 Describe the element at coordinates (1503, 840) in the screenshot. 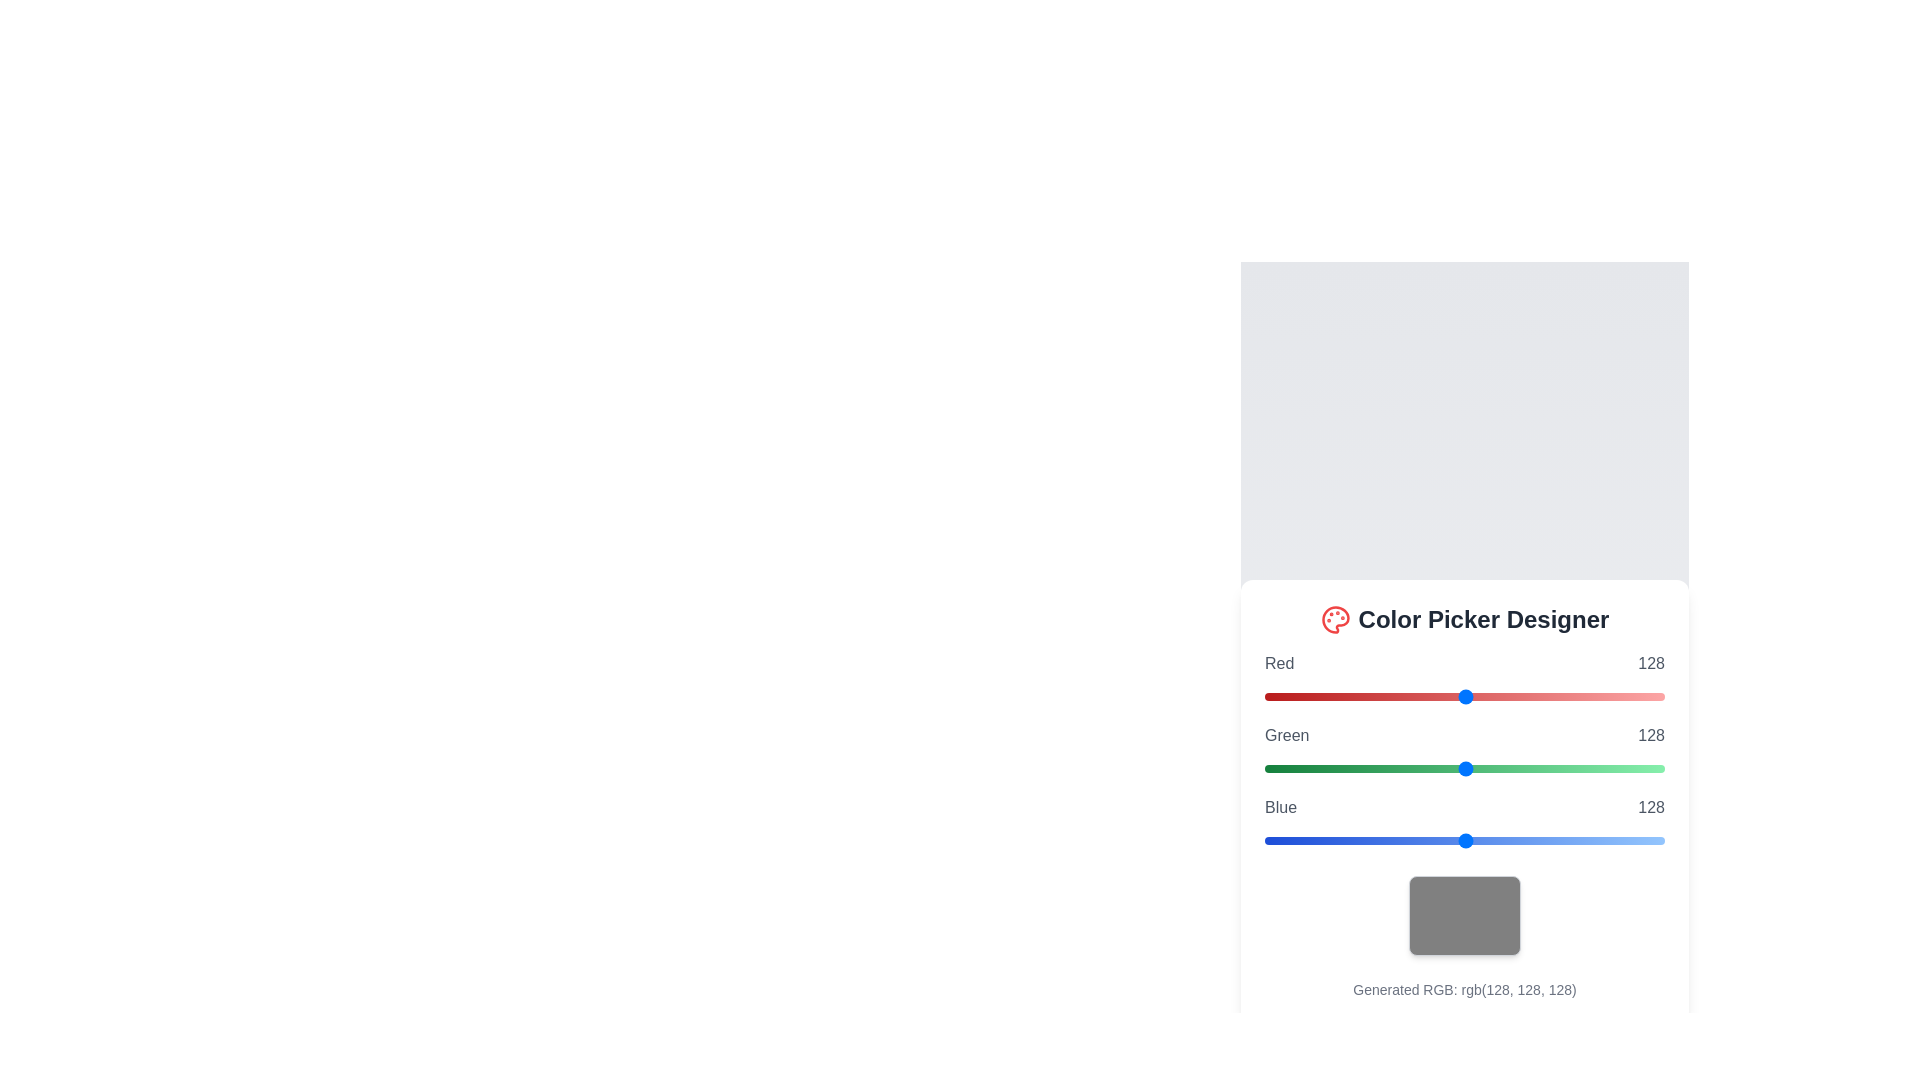

I see `the blue slider to set its value to 152` at that location.